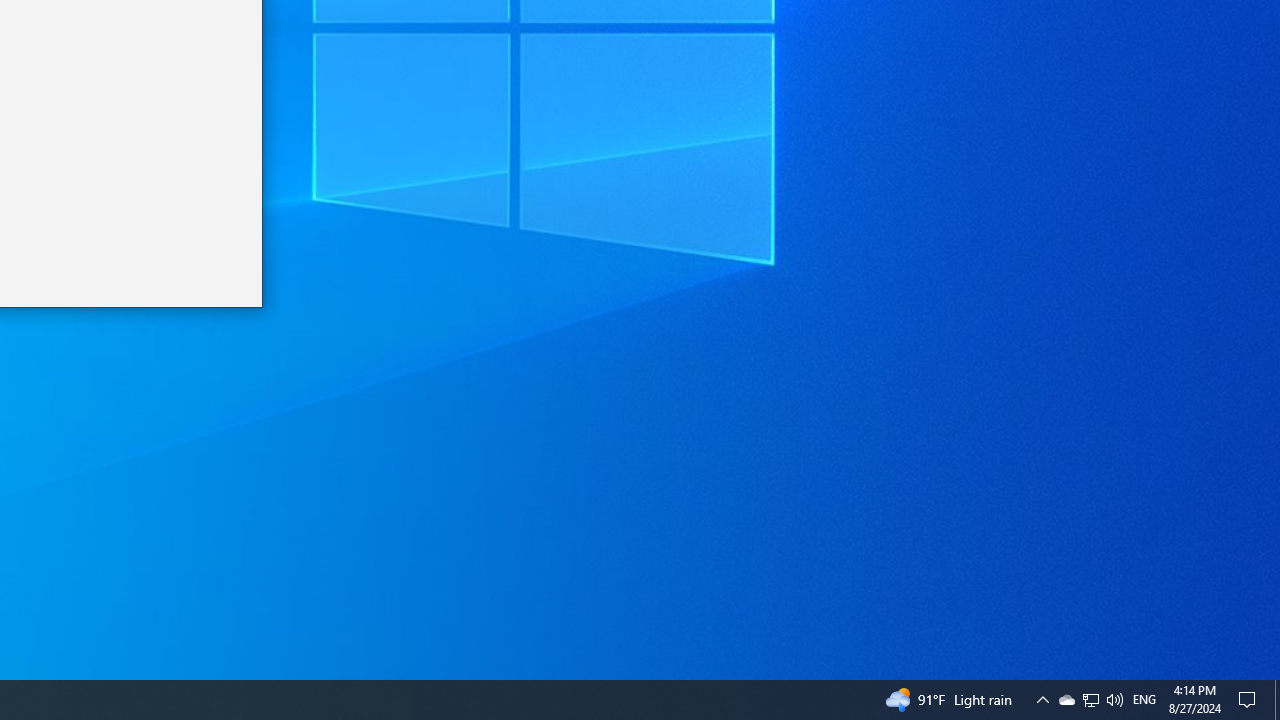 Image resolution: width=1280 pixels, height=720 pixels. What do you see at coordinates (1089, 698) in the screenshot?
I see `'User Promoted Notification Area'` at bounding box center [1089, 698].